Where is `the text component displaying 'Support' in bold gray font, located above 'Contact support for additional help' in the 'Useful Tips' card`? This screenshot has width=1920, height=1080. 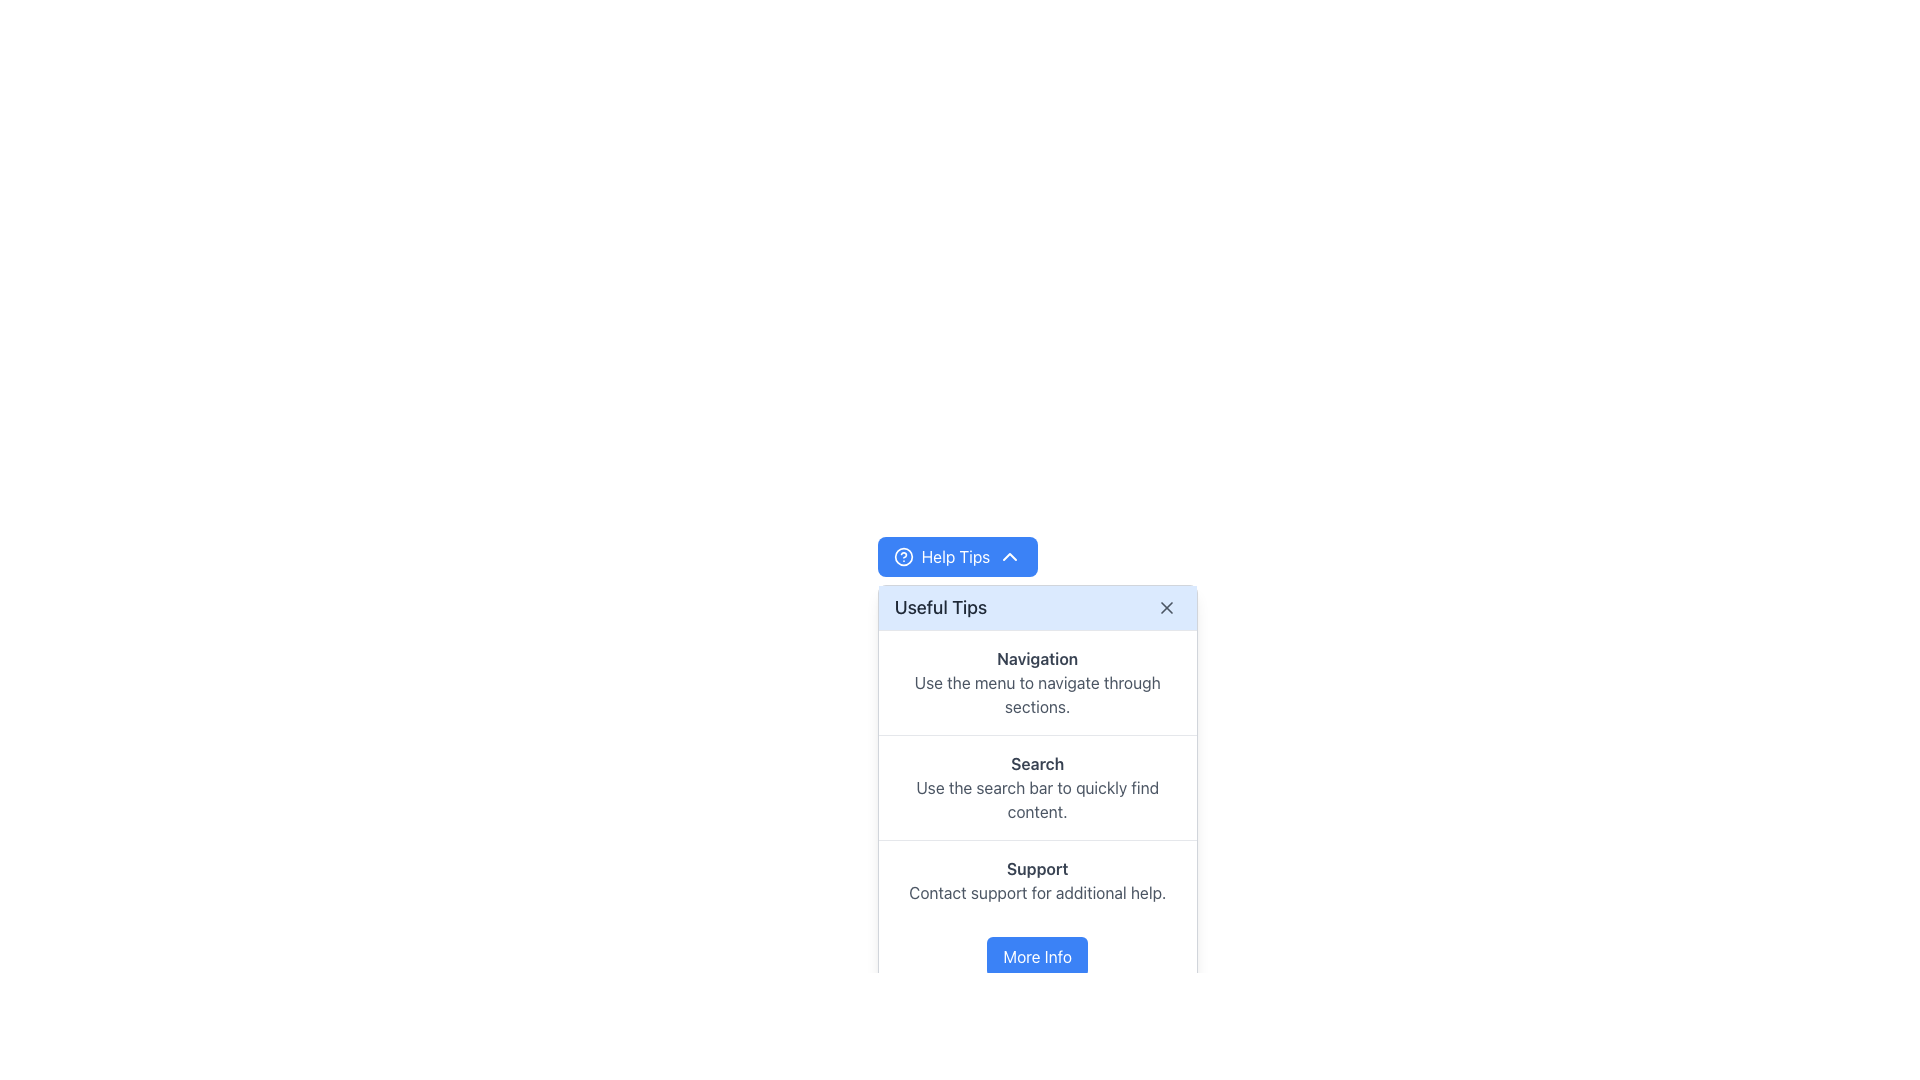 the text component displaying 'Support' in bold gray font, located above 'Contact support for additional help' in the 'Useful Tips' card is located at coordinates (1037, 867).